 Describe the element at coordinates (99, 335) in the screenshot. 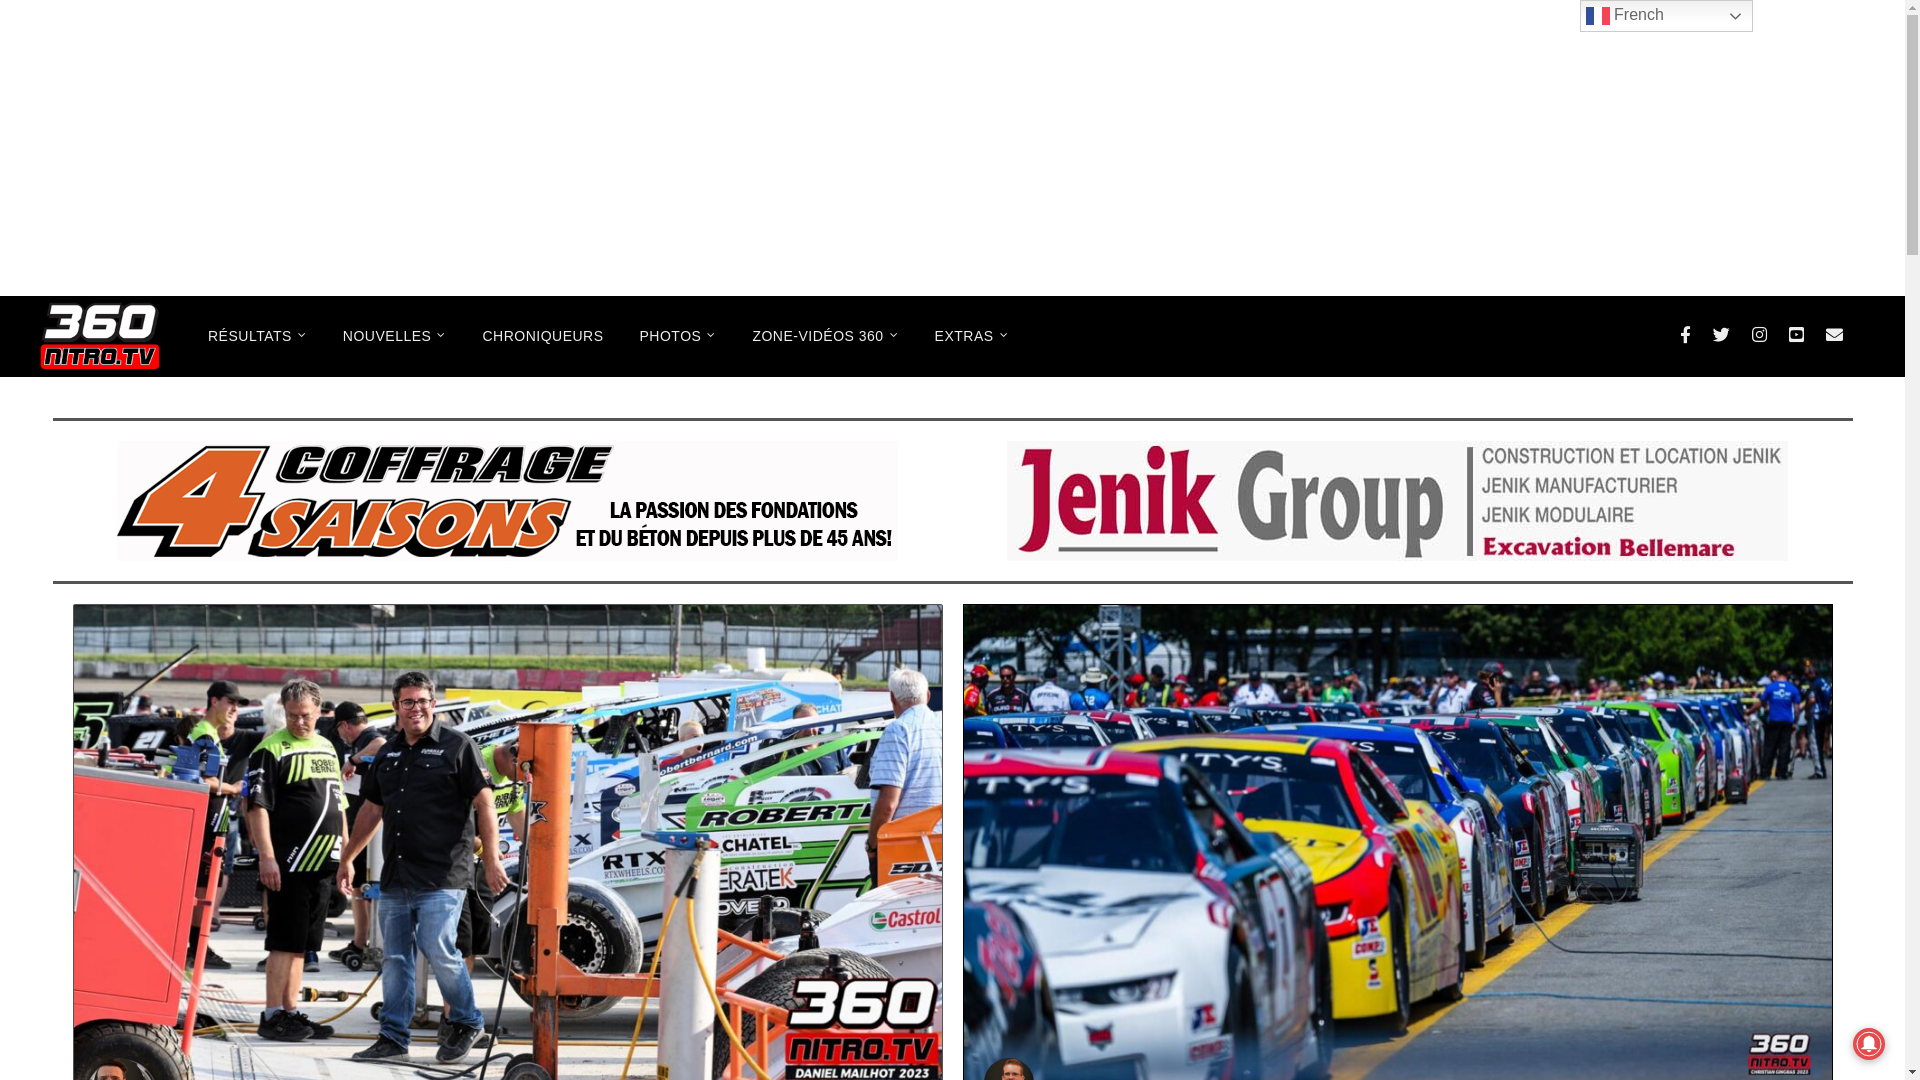

I see `'360 Nitro TV'` at that location.